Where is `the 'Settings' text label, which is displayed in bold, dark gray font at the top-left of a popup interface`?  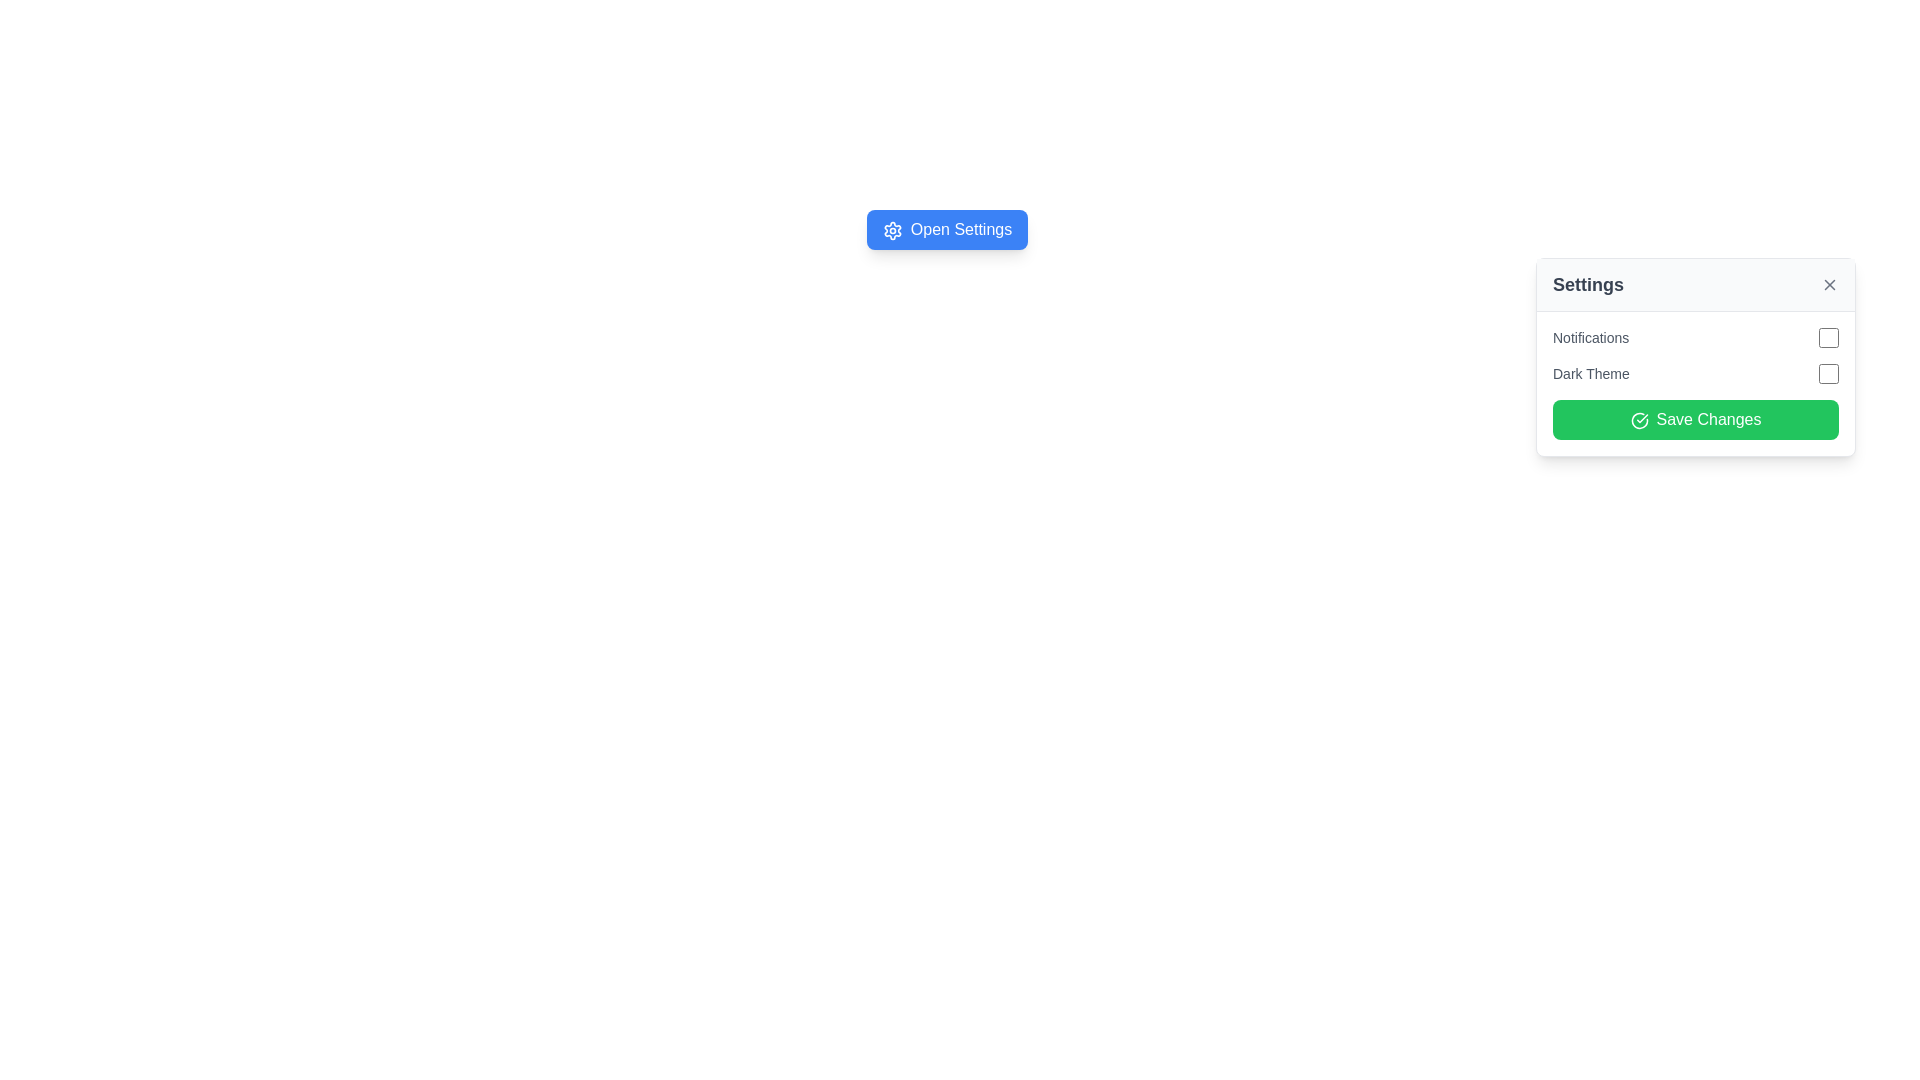
the 'Settings' text label, which is displayed in bold, dark gray font at the top-left of a popup interface is located at coordinates (1587, 285).